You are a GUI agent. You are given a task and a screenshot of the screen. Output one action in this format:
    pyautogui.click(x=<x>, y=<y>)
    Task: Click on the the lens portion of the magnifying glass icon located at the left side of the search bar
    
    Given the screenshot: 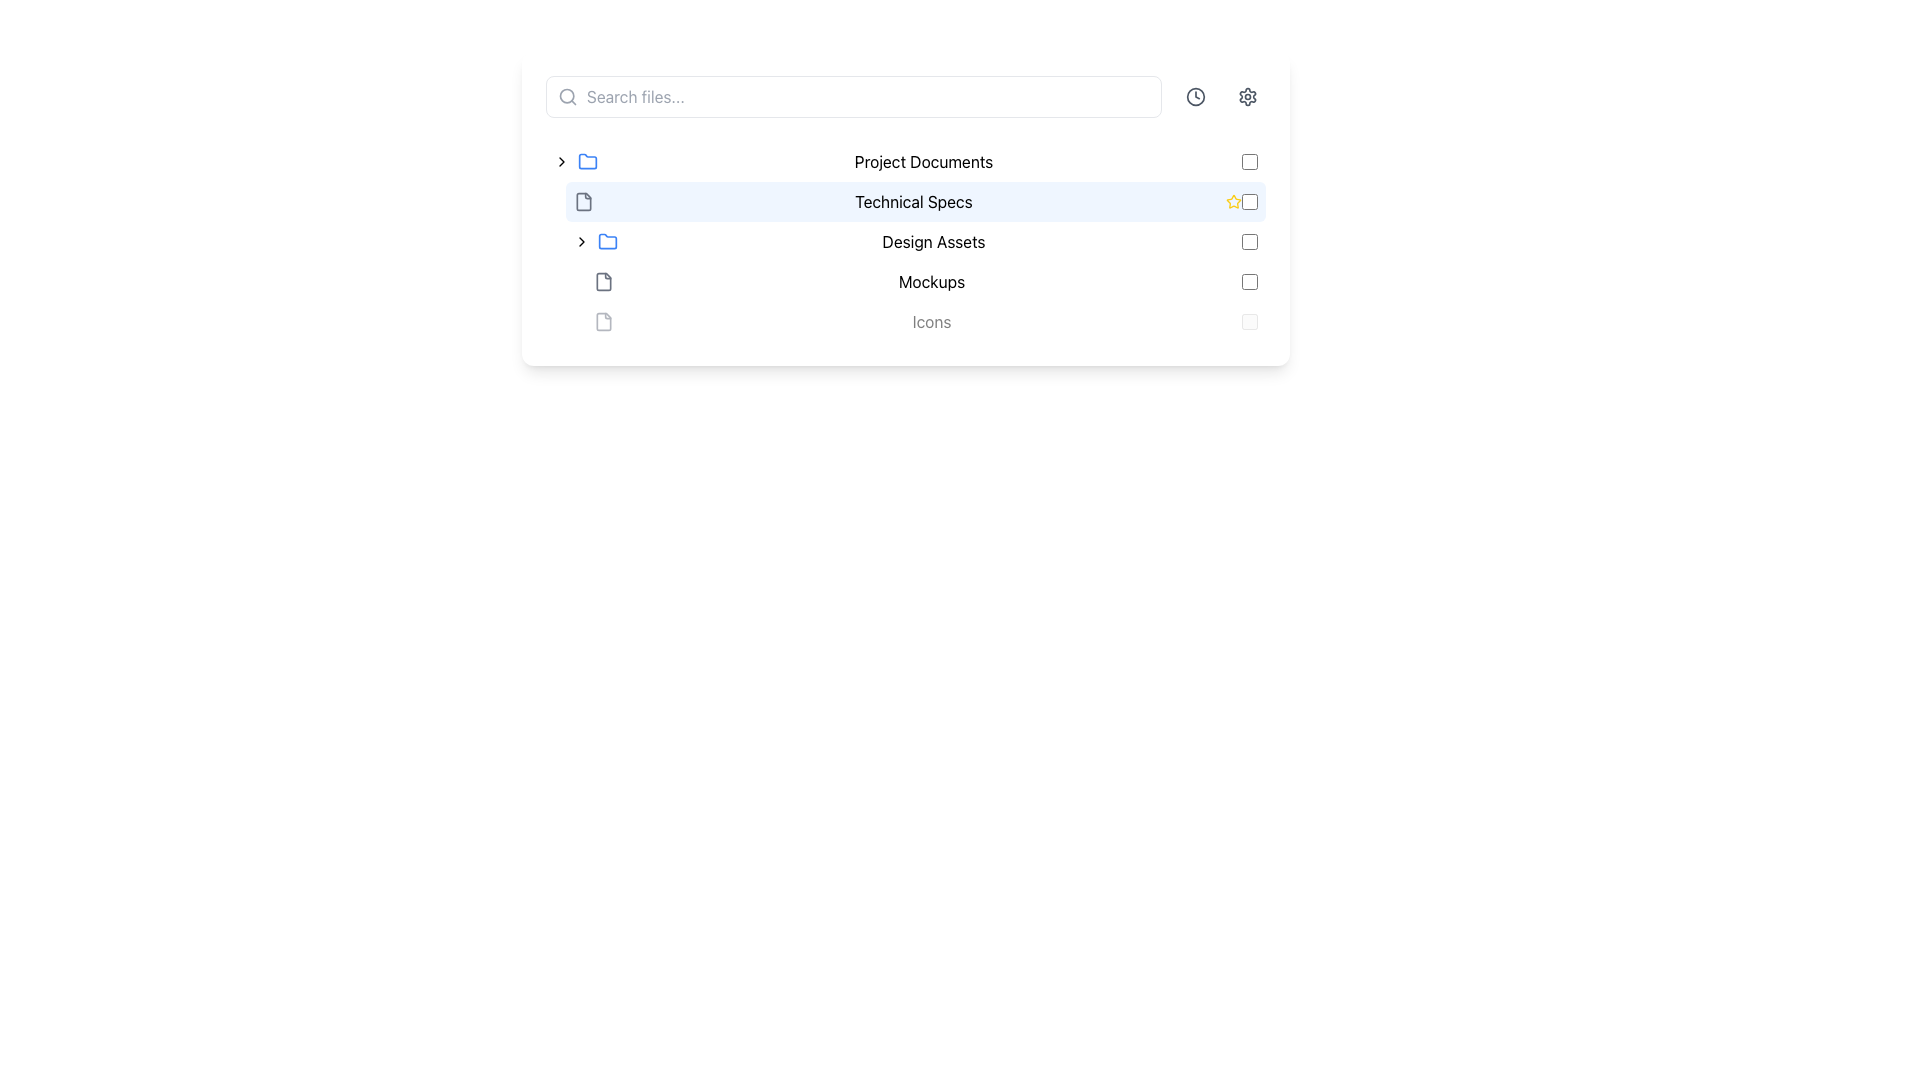 What is the action you would take?
    pyautogui.click(x=566, y=96)
    